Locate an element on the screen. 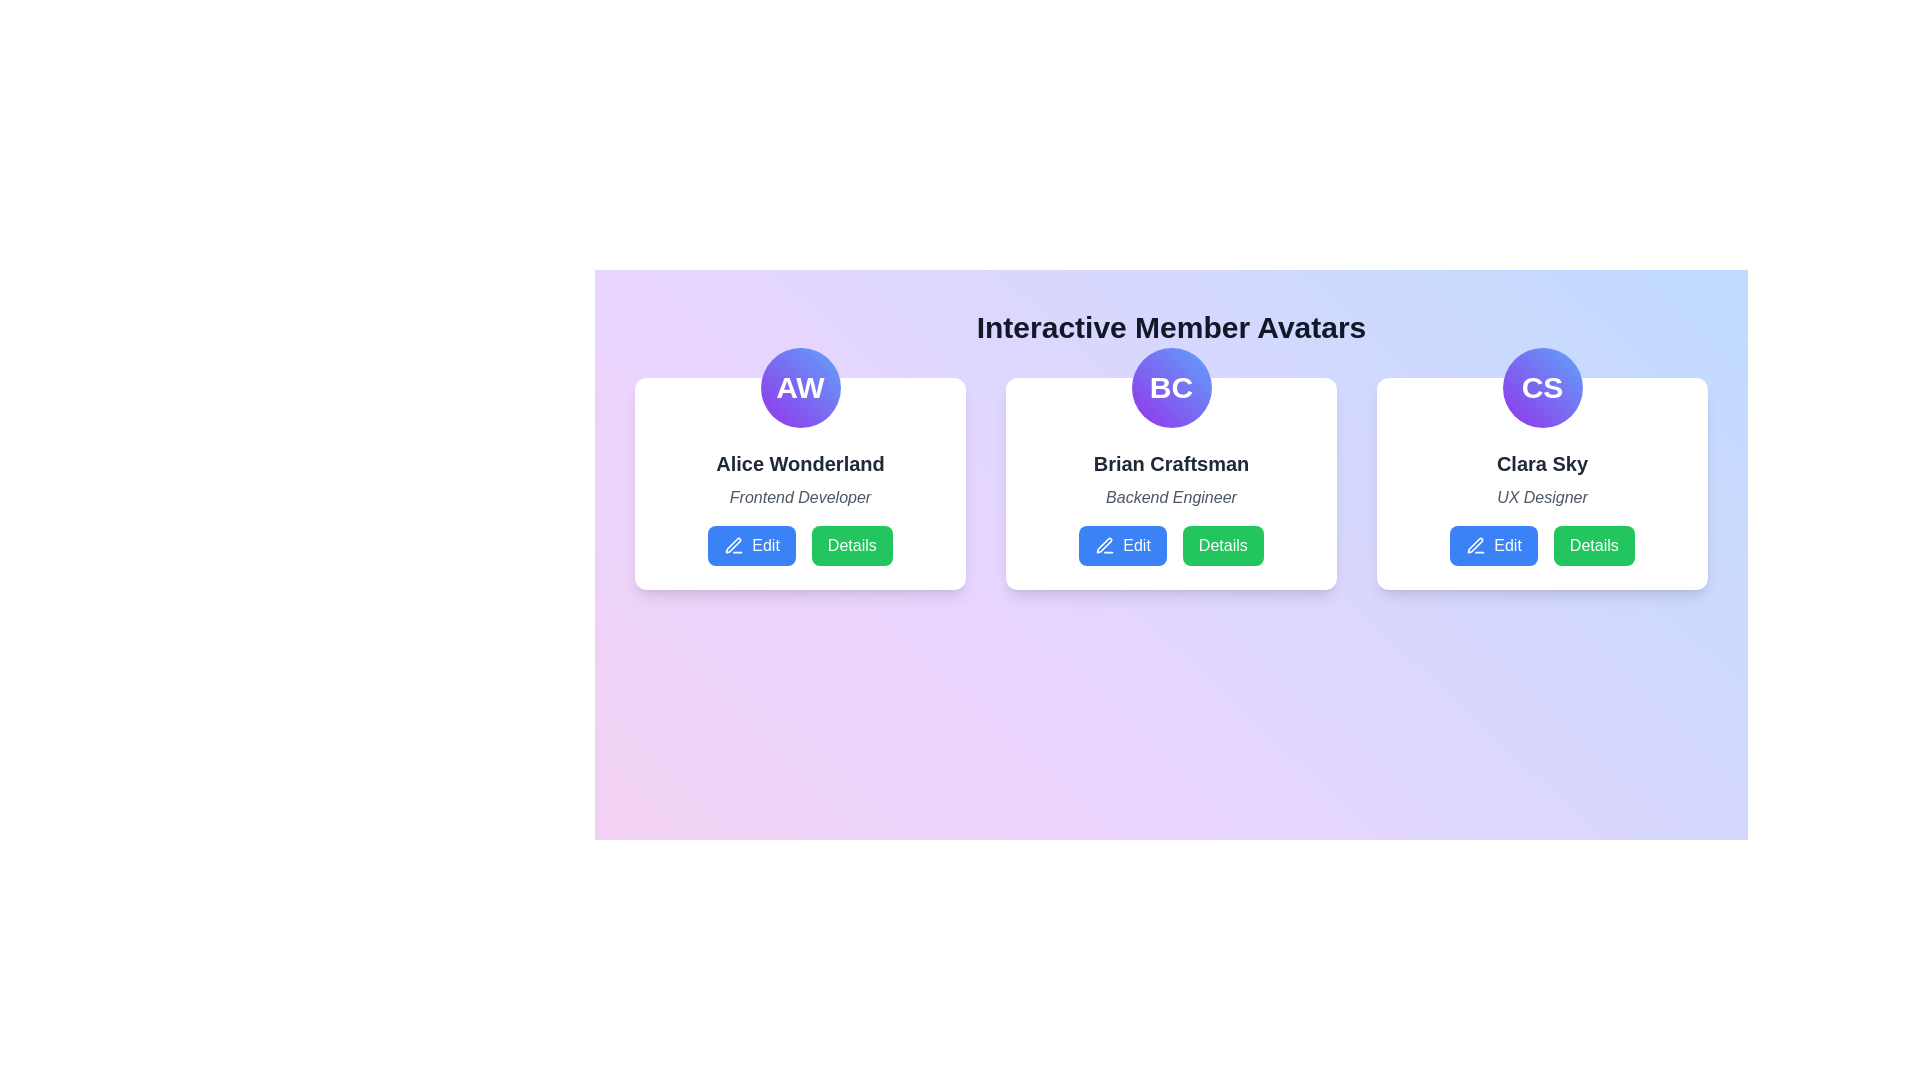  the 'Edit' icon within the blue button for 'Clara Sky' to invoke the edit function is located at coordinates (1475, 545).